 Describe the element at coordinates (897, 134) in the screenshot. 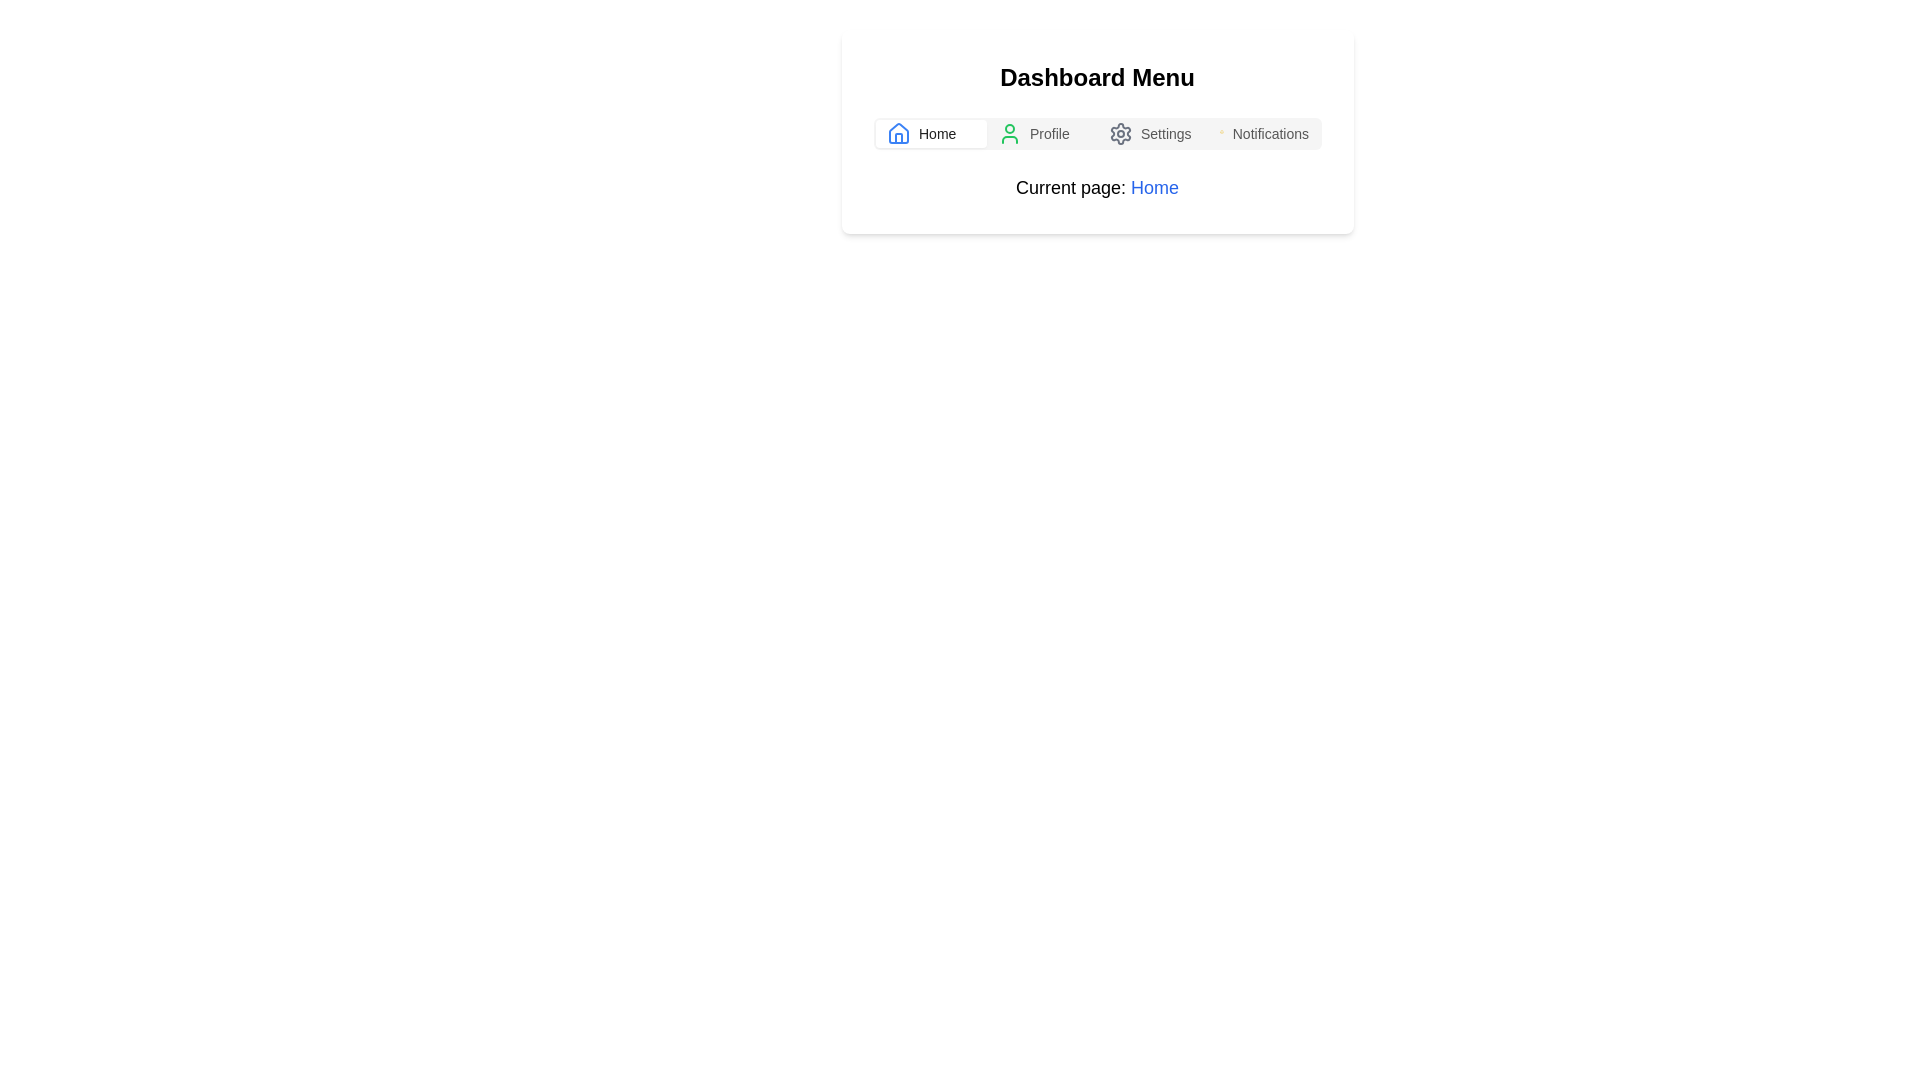

I see `the 'Home' icon in the navigation menu` at that location.